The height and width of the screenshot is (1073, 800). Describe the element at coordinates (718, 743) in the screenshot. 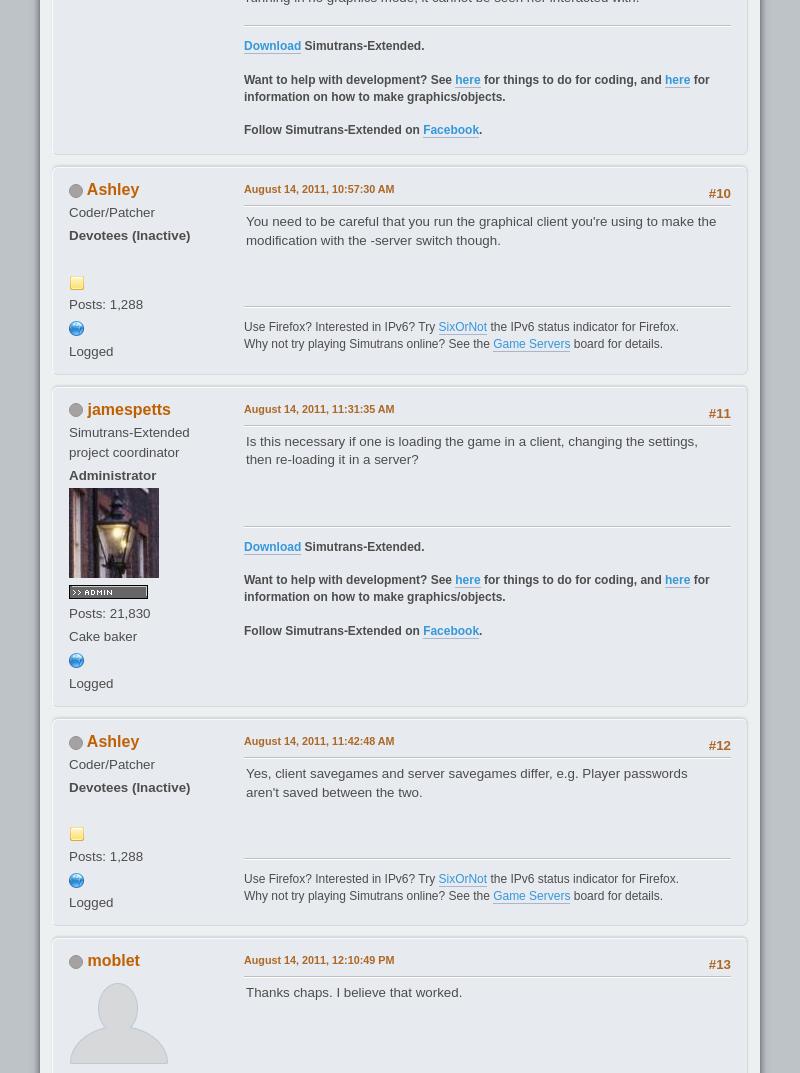

I see `'#12'` at that location.